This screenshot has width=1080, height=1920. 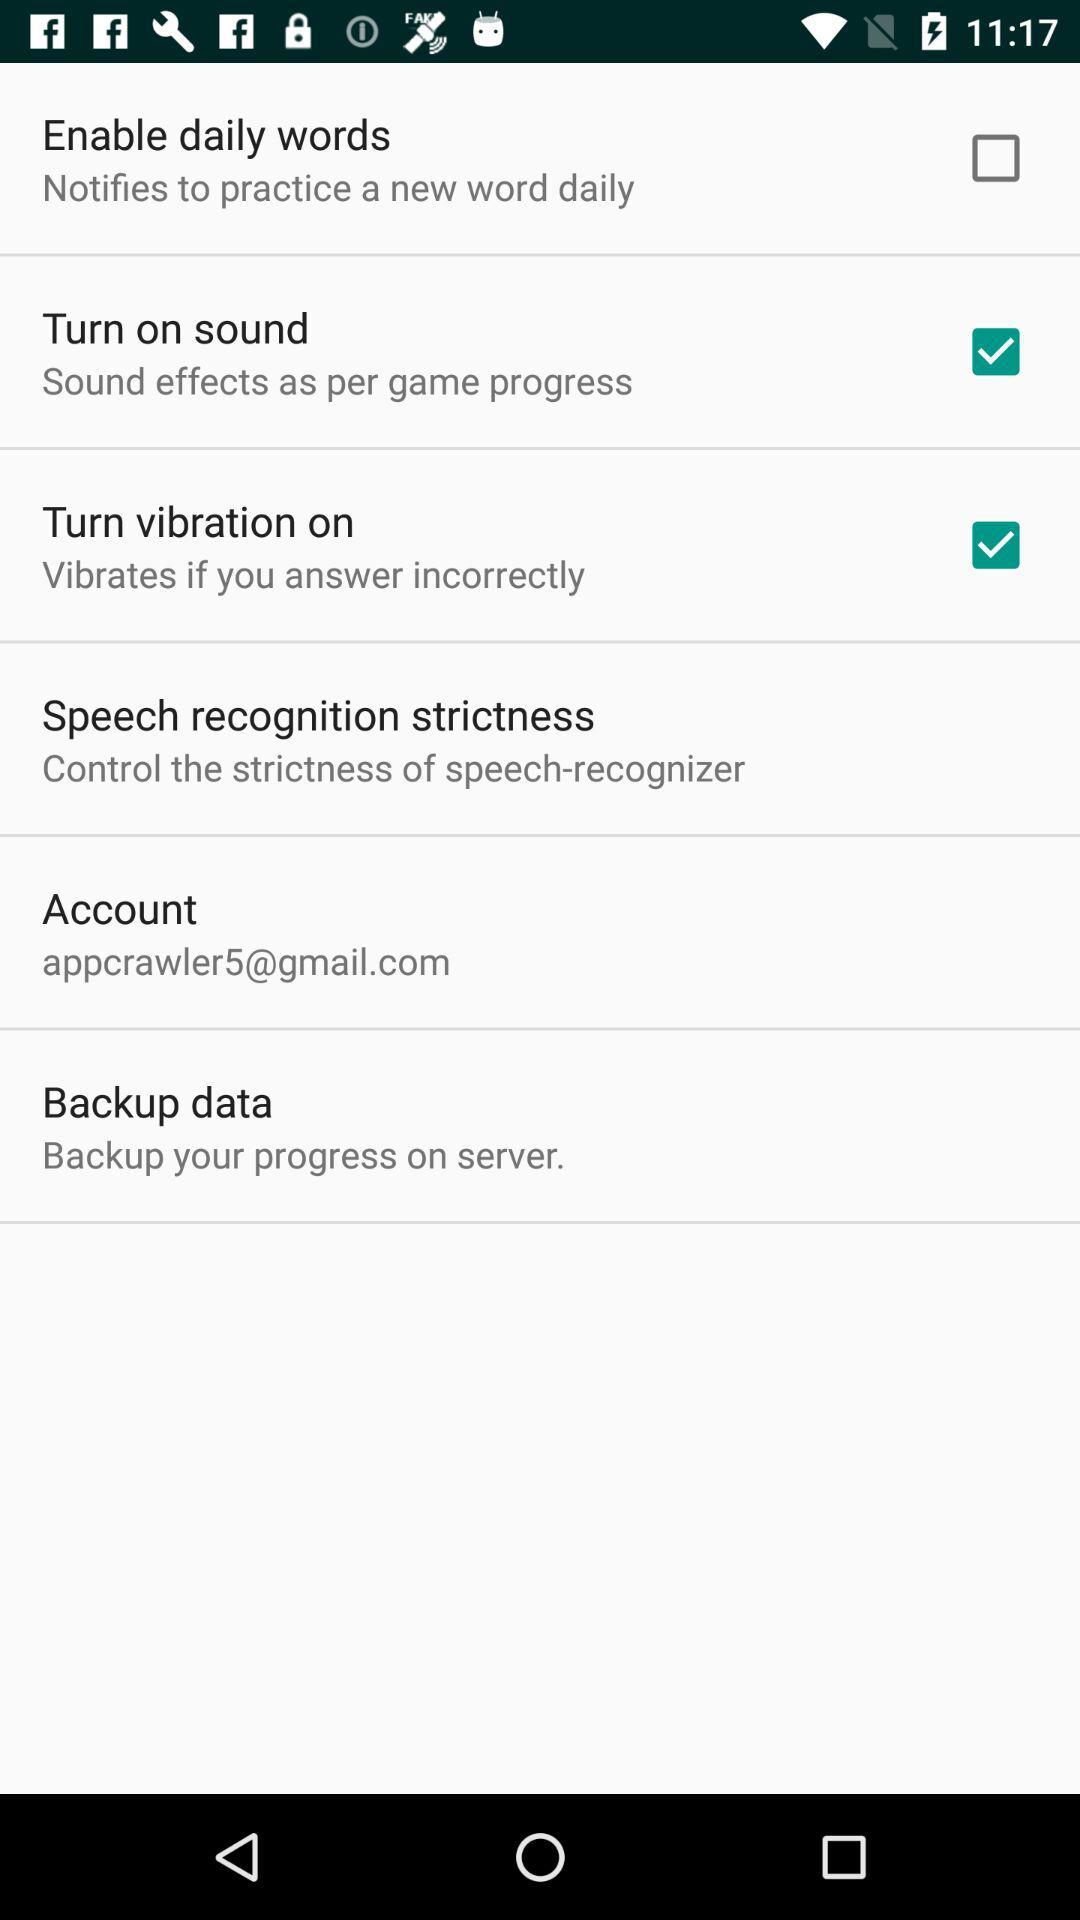 What do you see at coordinates (245, 960) in the screenshot?
I see `appcrawler5@gmail.com icon` at bounding box center [245, 960].